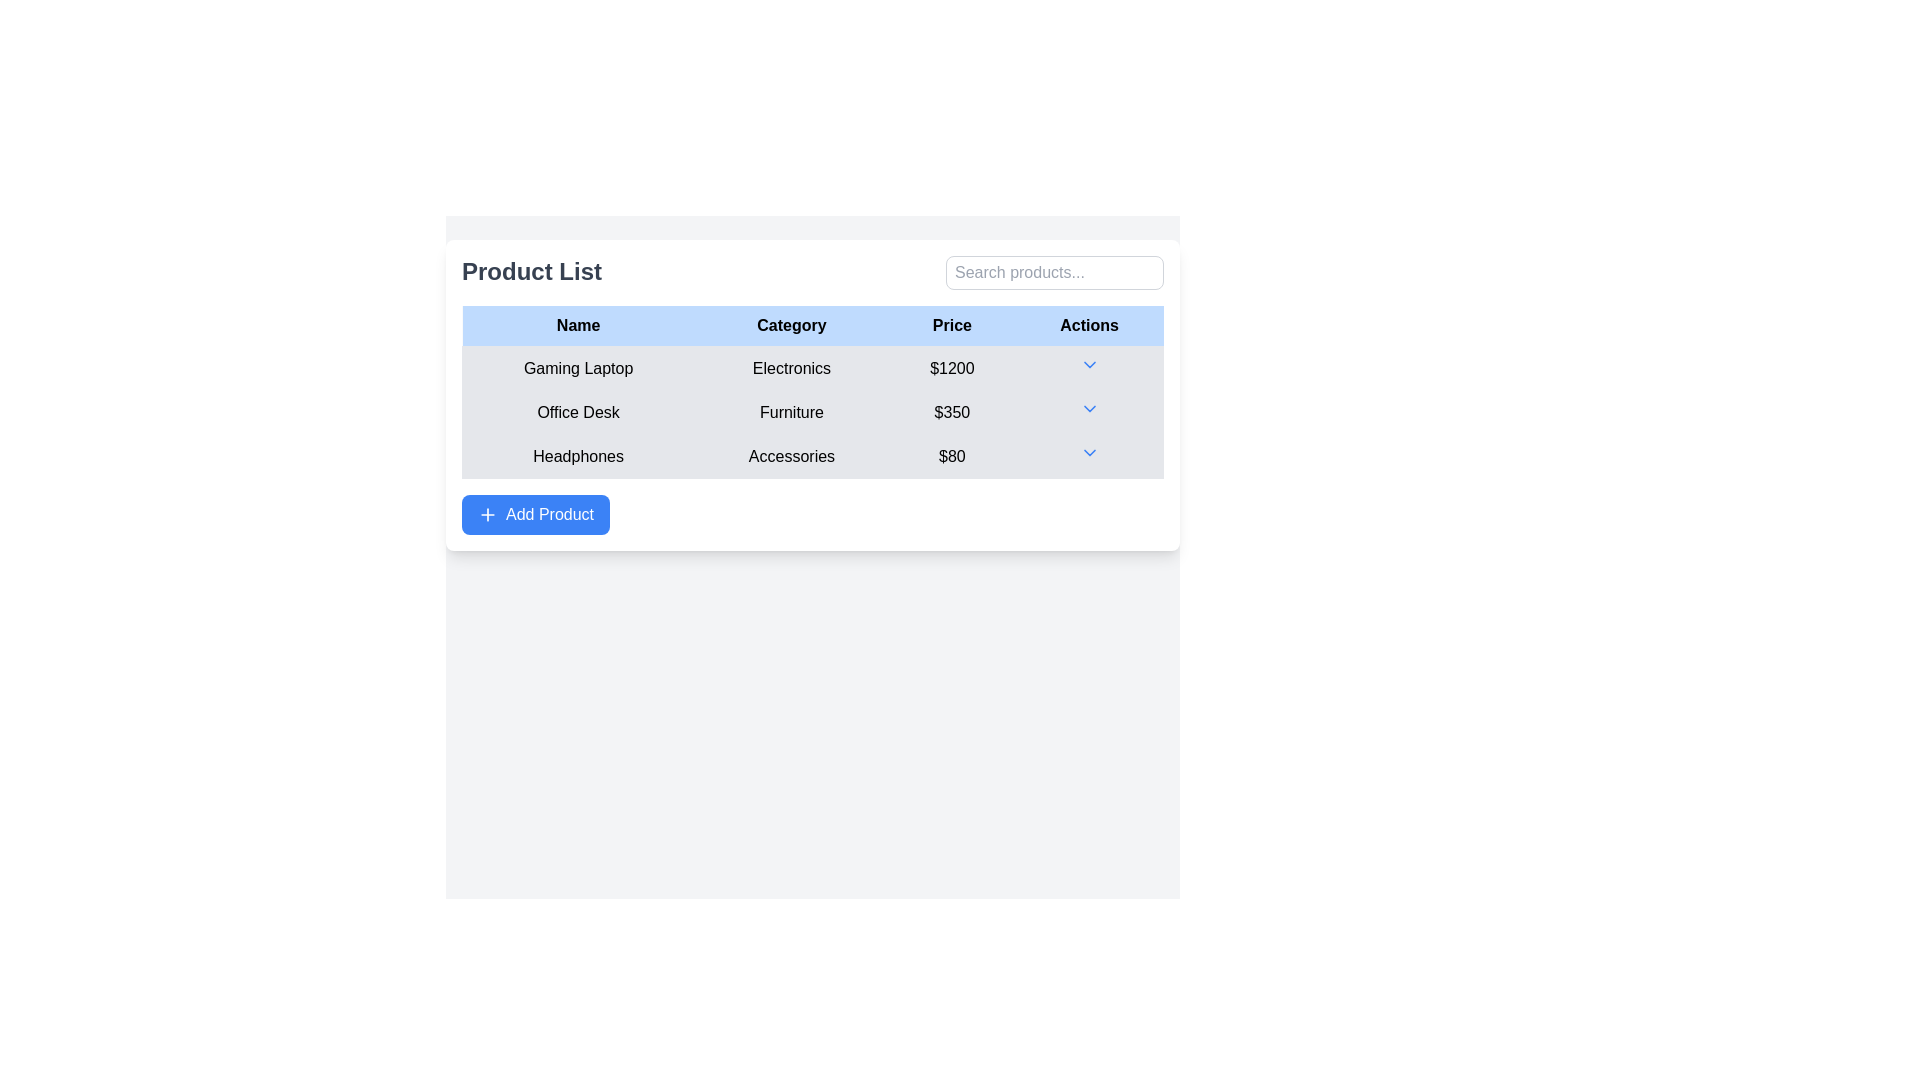  What do you see at coordinates (1088, 368) in the screenshot?
I see `the dropdown toggle icon located in the last column of the table row for the 'Gaming Laptop' item` at bounding box center [1088, 368].